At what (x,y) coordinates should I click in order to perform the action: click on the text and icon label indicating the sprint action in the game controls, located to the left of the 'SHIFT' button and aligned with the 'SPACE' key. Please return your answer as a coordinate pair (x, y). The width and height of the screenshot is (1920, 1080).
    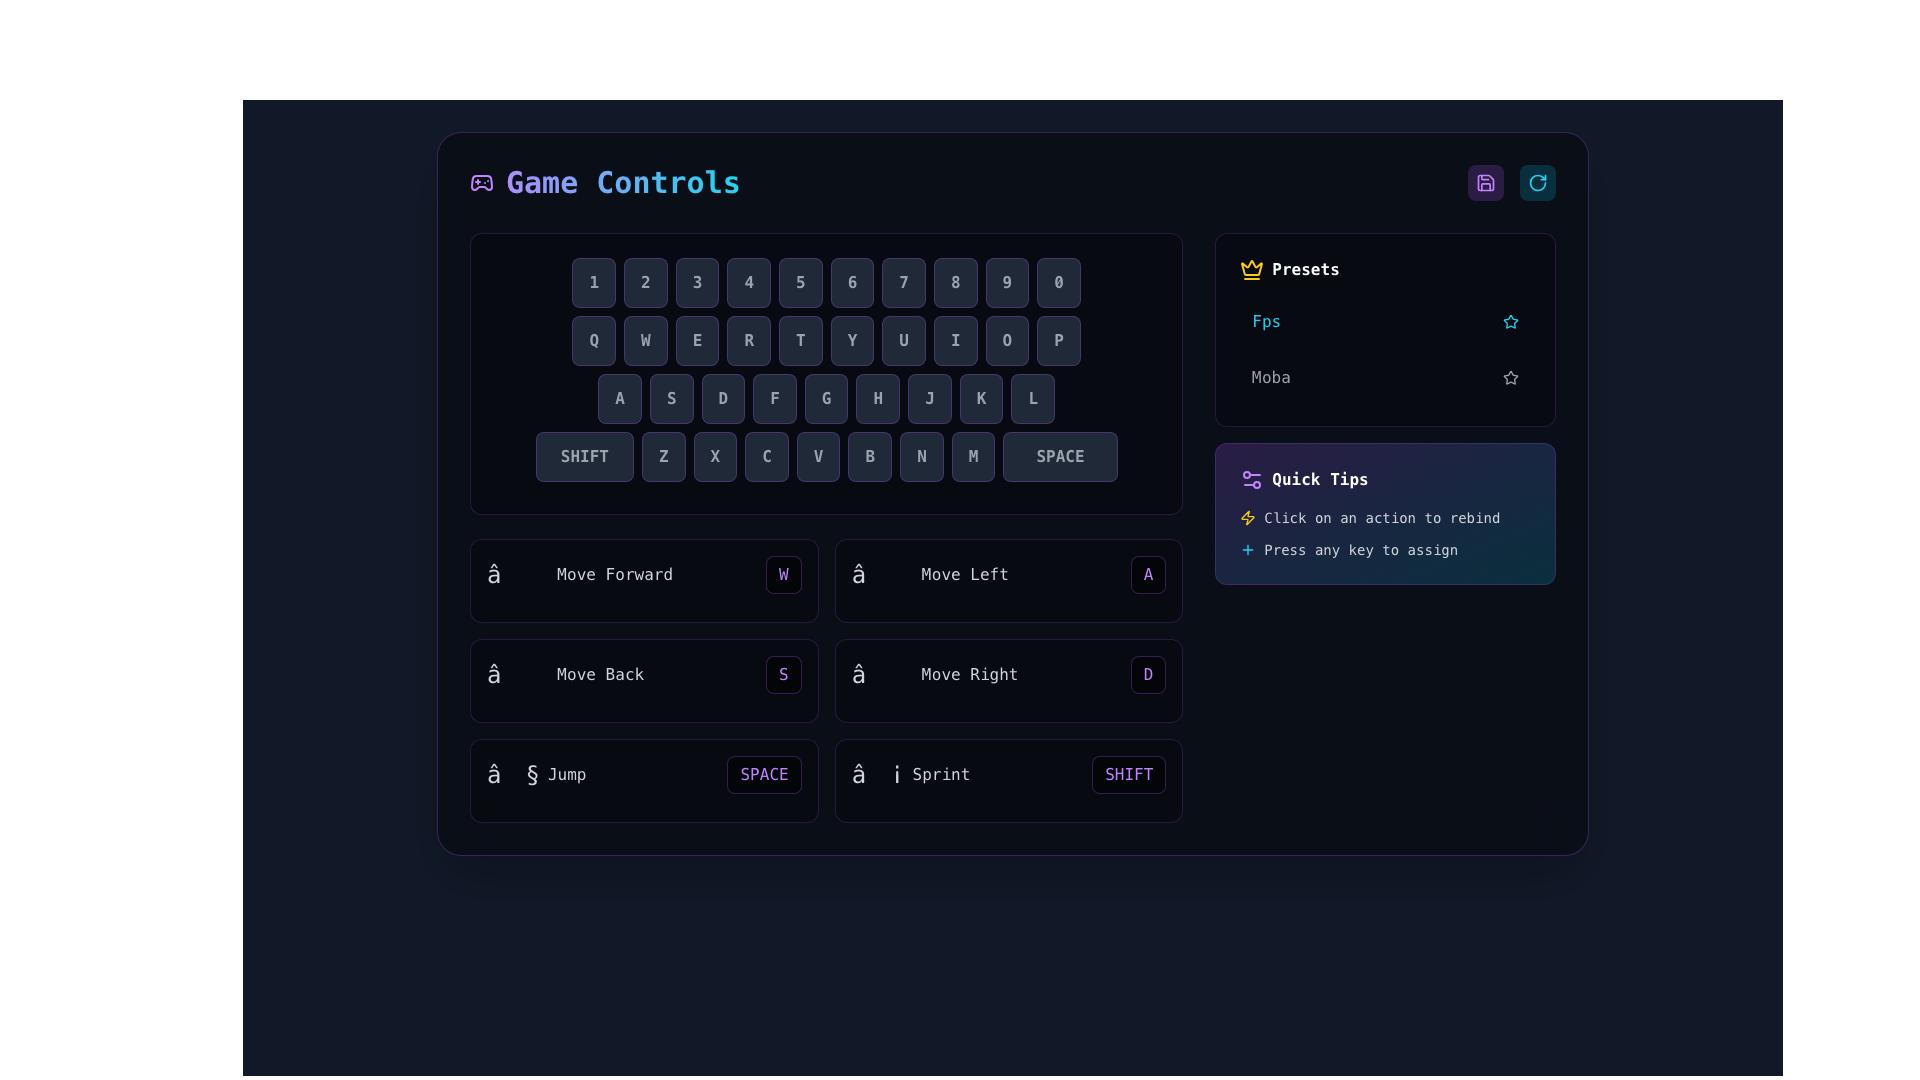
    Looking at the image, I should click on (910, 774).